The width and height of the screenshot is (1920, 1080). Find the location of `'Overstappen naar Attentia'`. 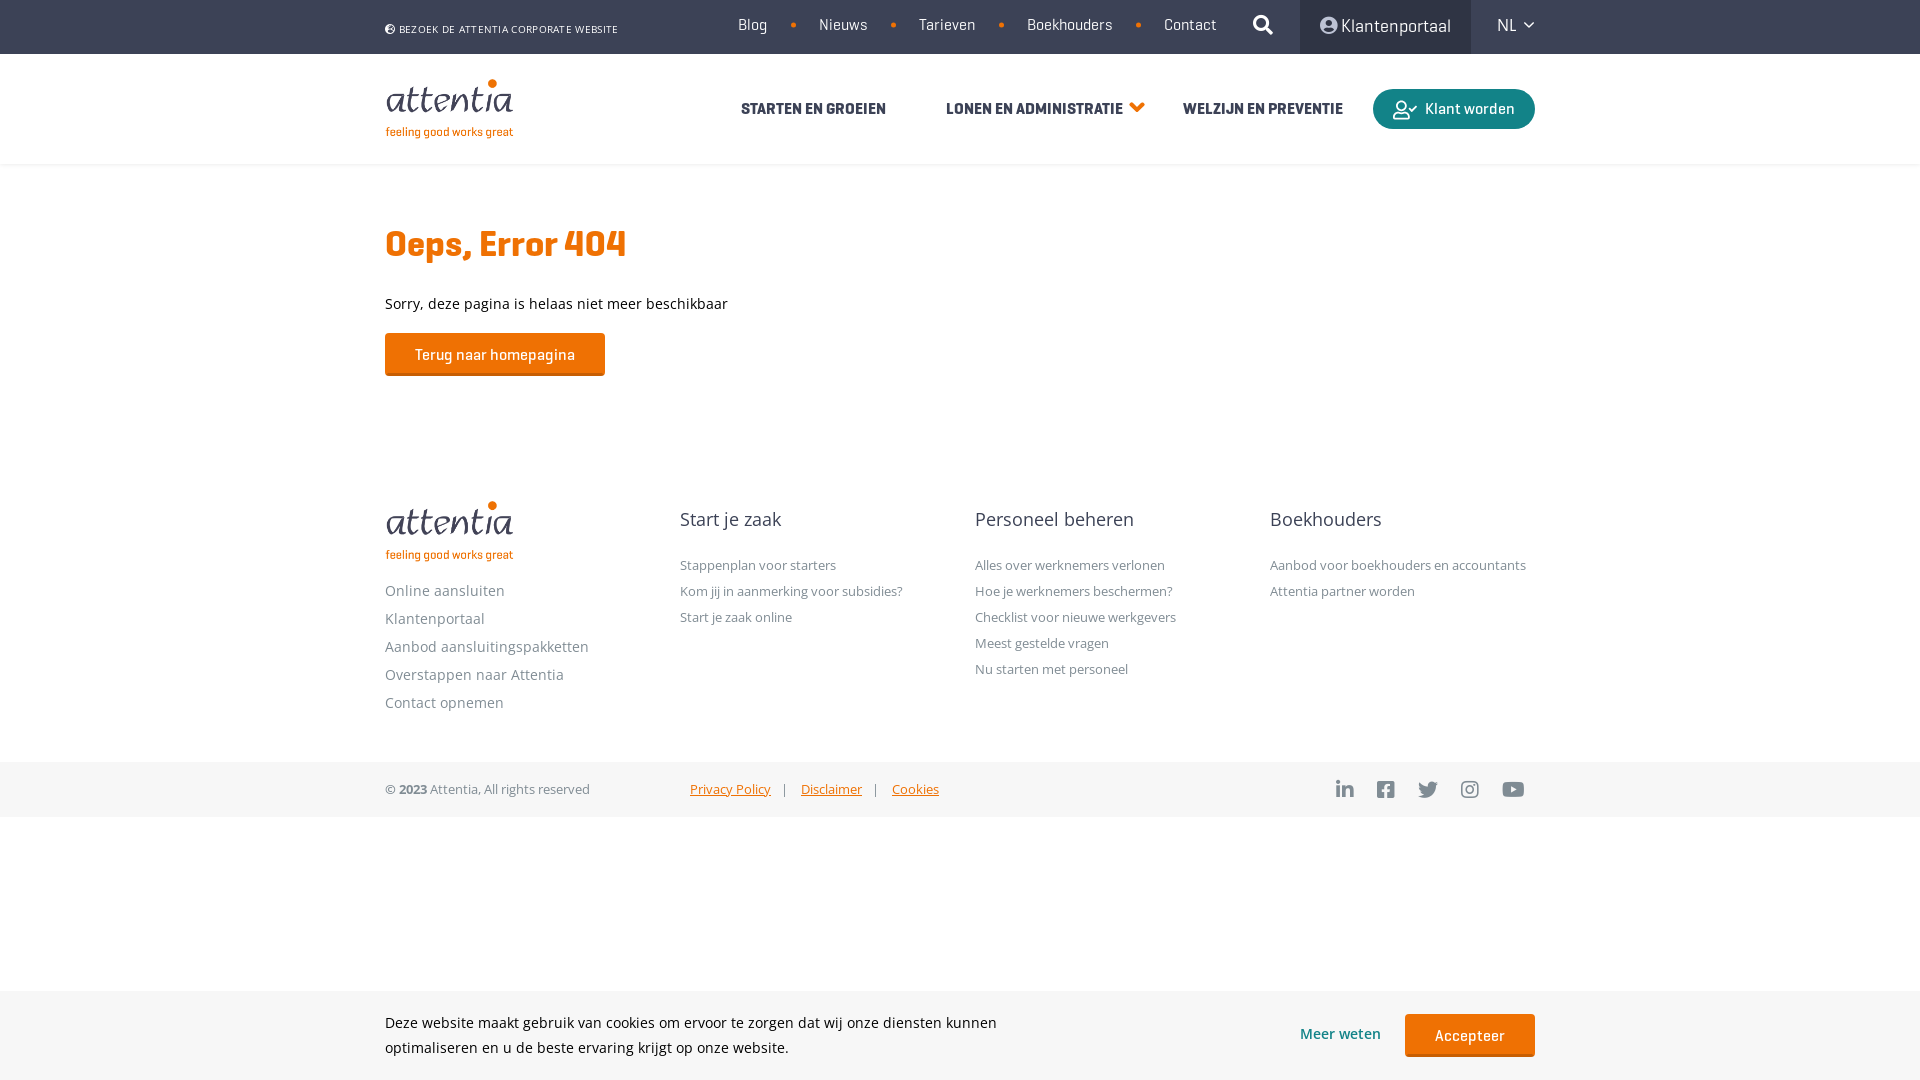

'Overstappen naar Attentia' is located at coordinates (517, 675).